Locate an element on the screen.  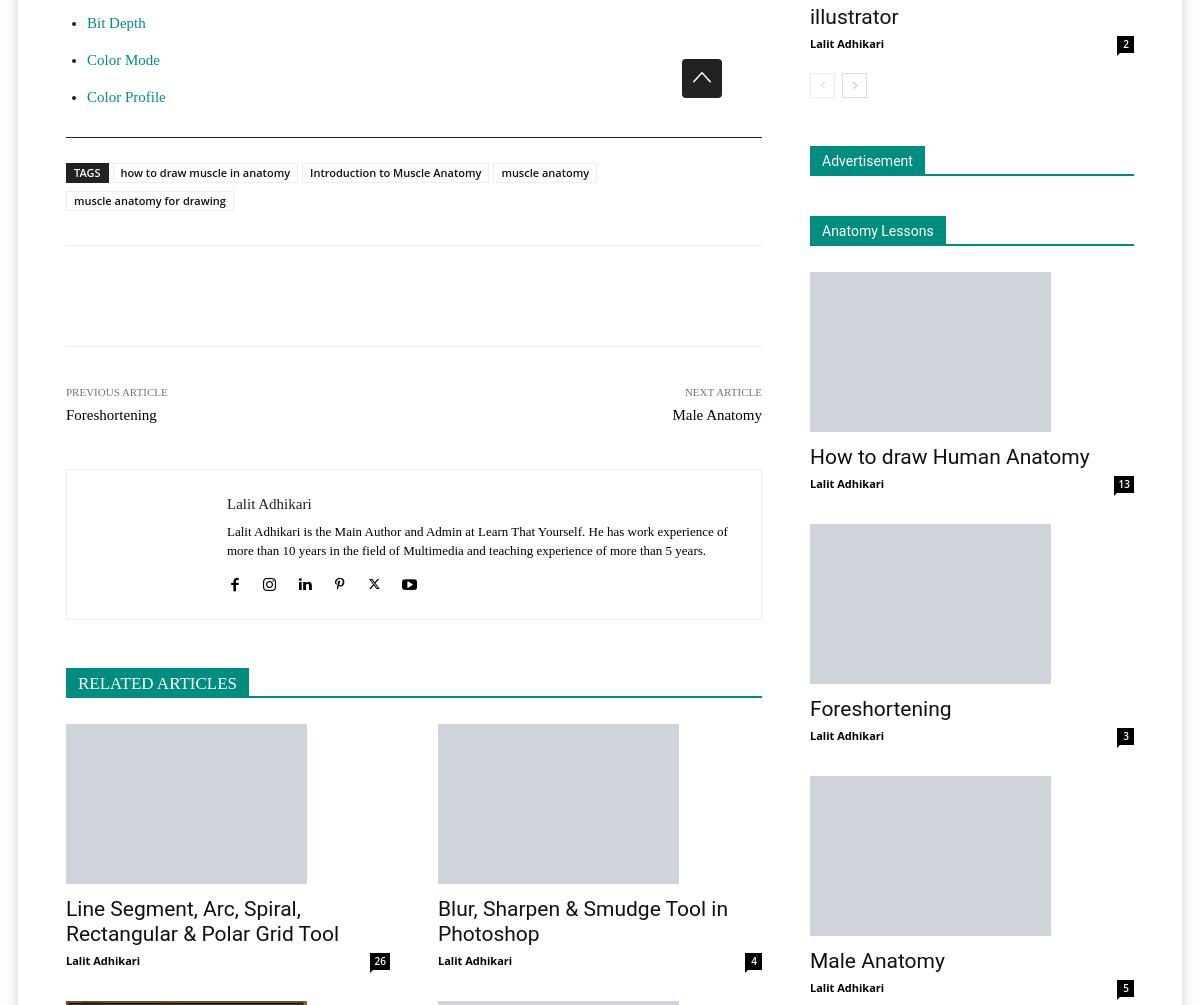
'26' is located at coordinates (380, 958).